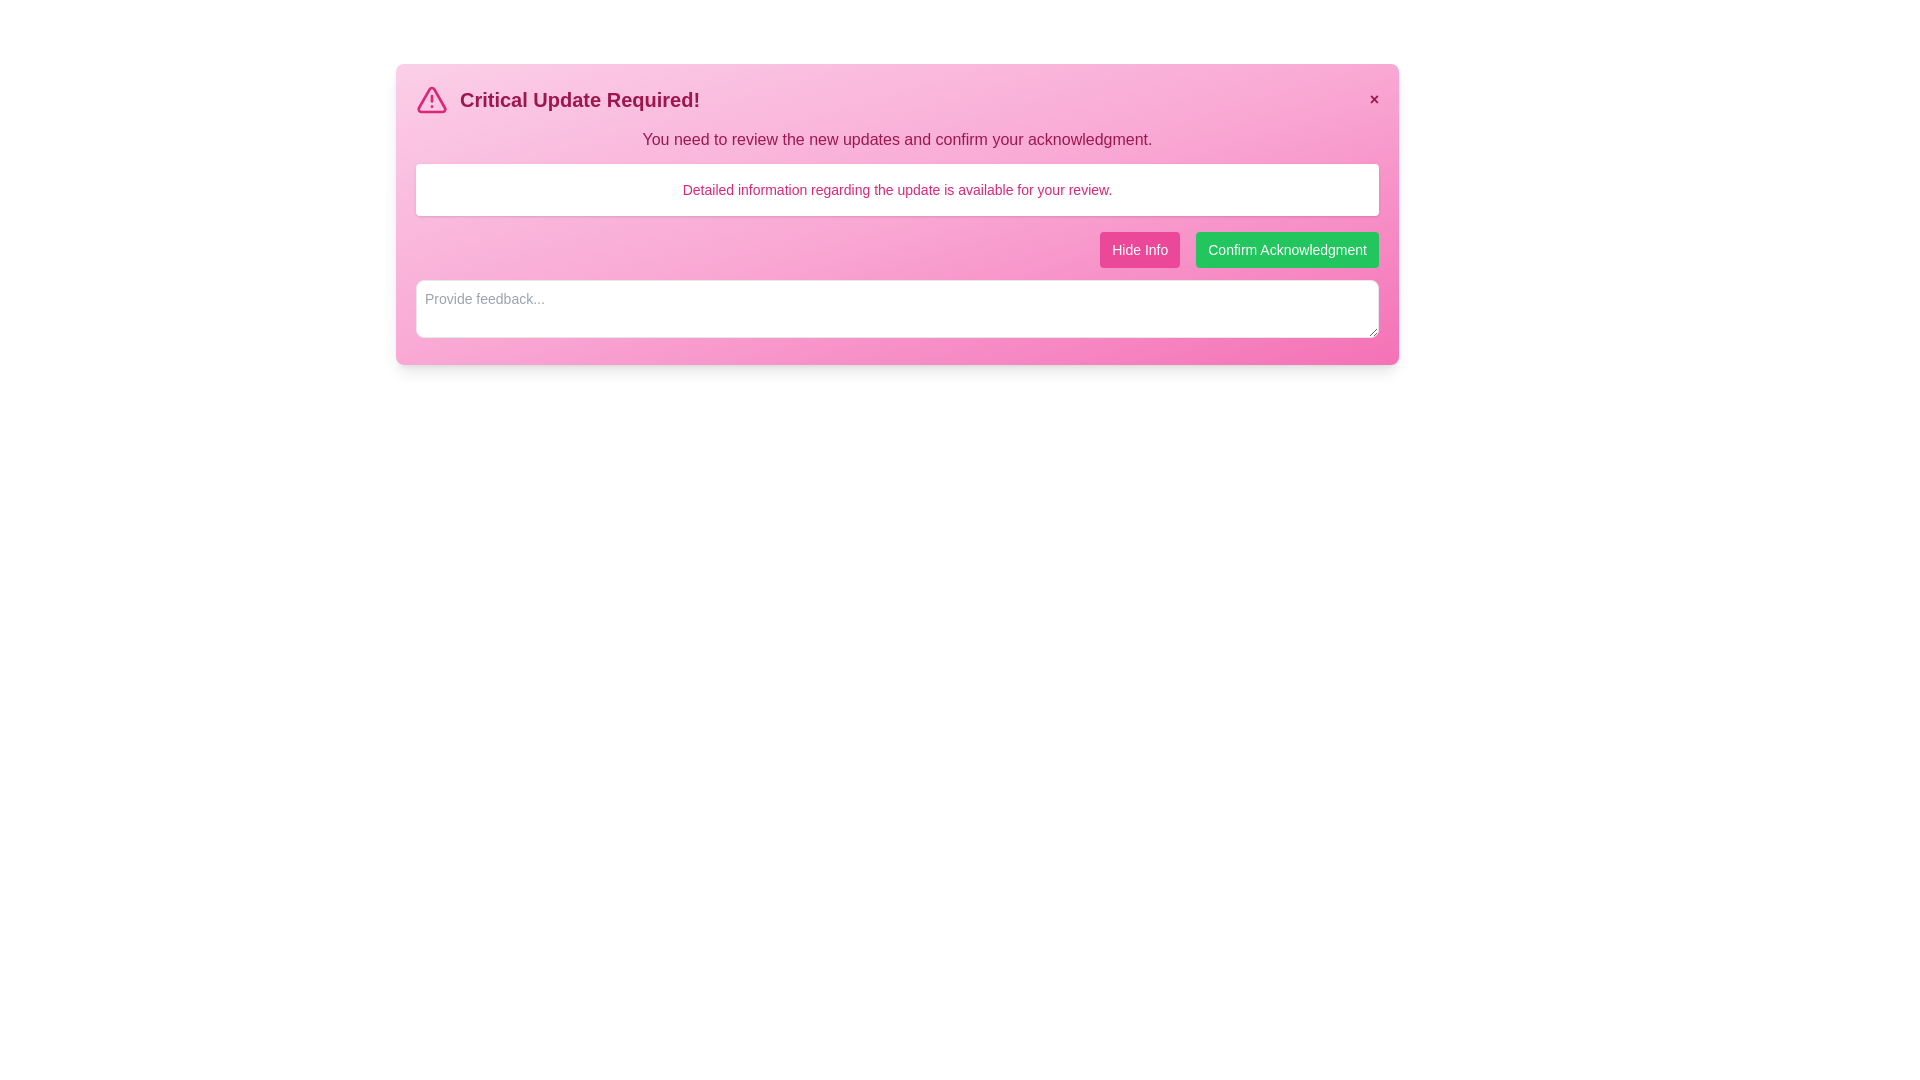  Describe the element at coordinates (1287, 249) in the screenshot. I see `the 'Confirm Acknowledgment' button to confirm acknowledgment` at that location.